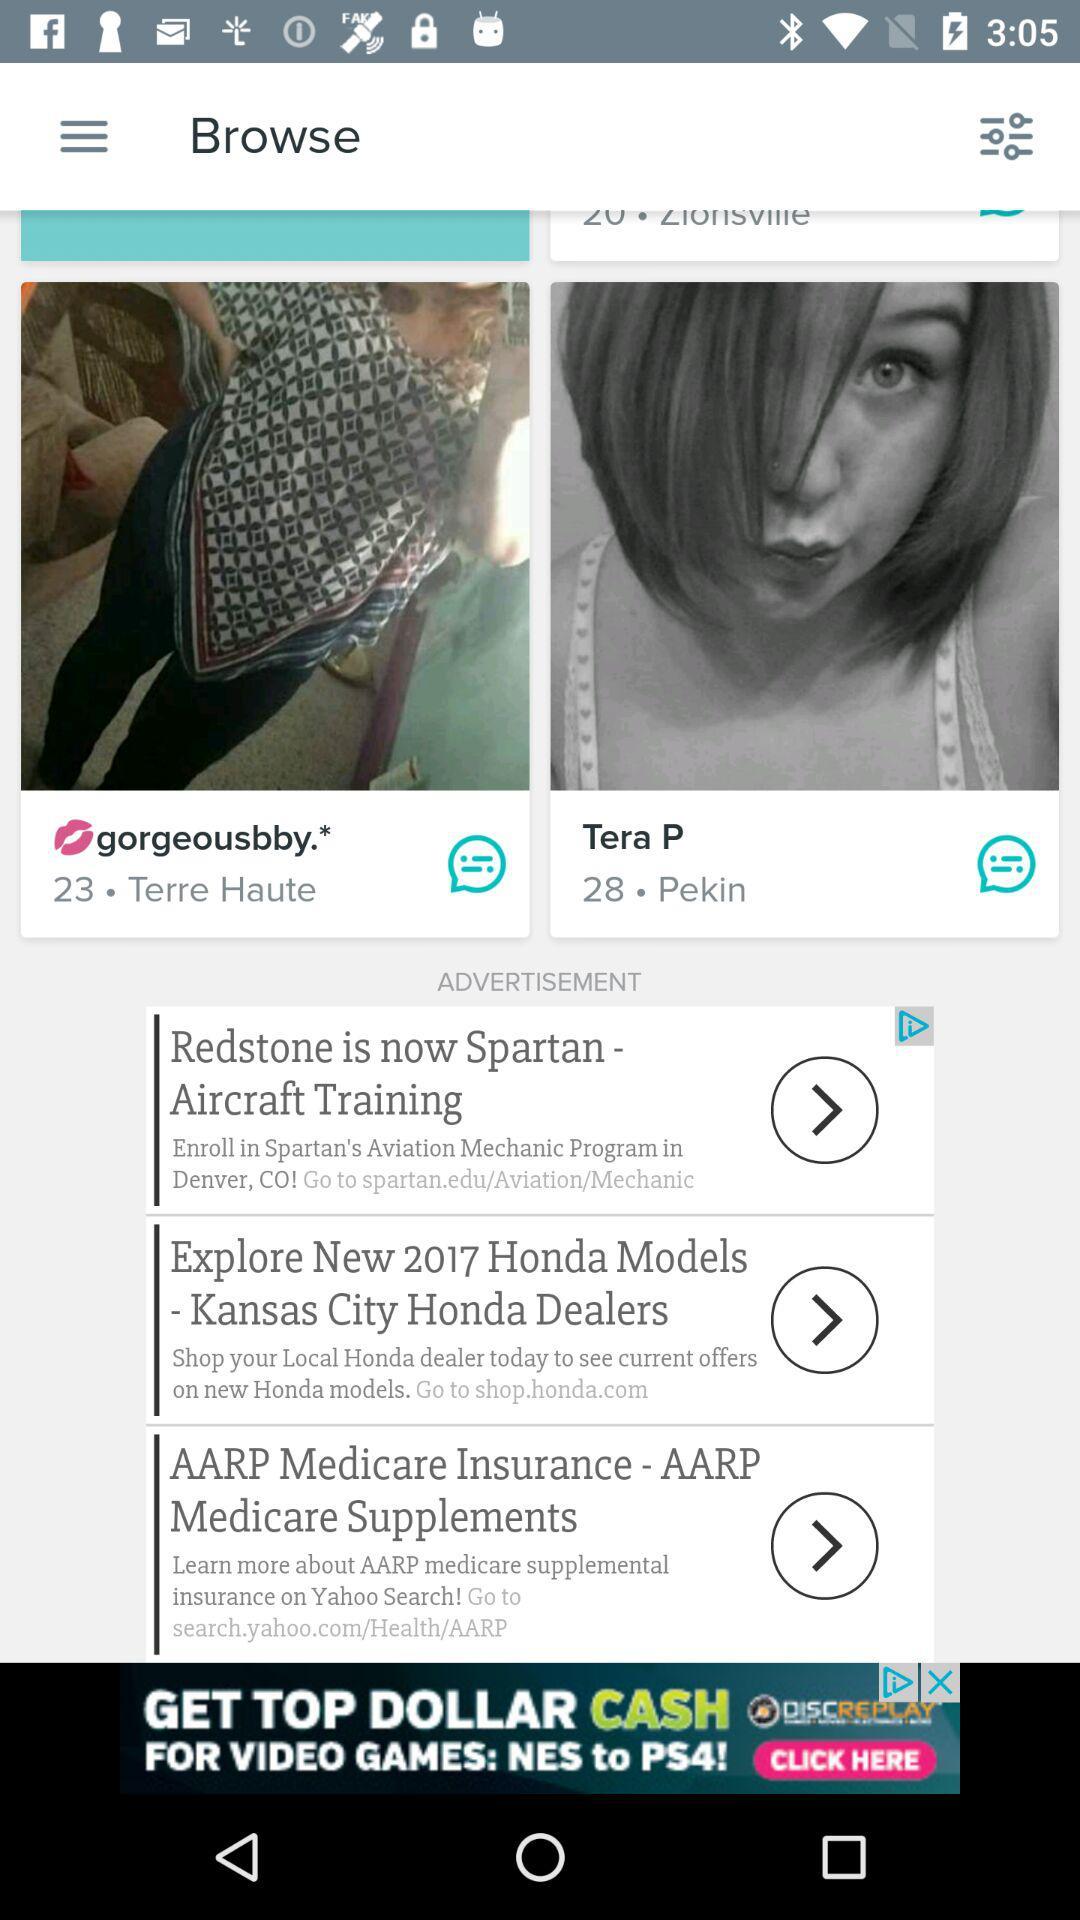  What do you see at coordinates (540, 1334) in the screenshot?
I see `advertisement next` at bounding box center [540, 1334].